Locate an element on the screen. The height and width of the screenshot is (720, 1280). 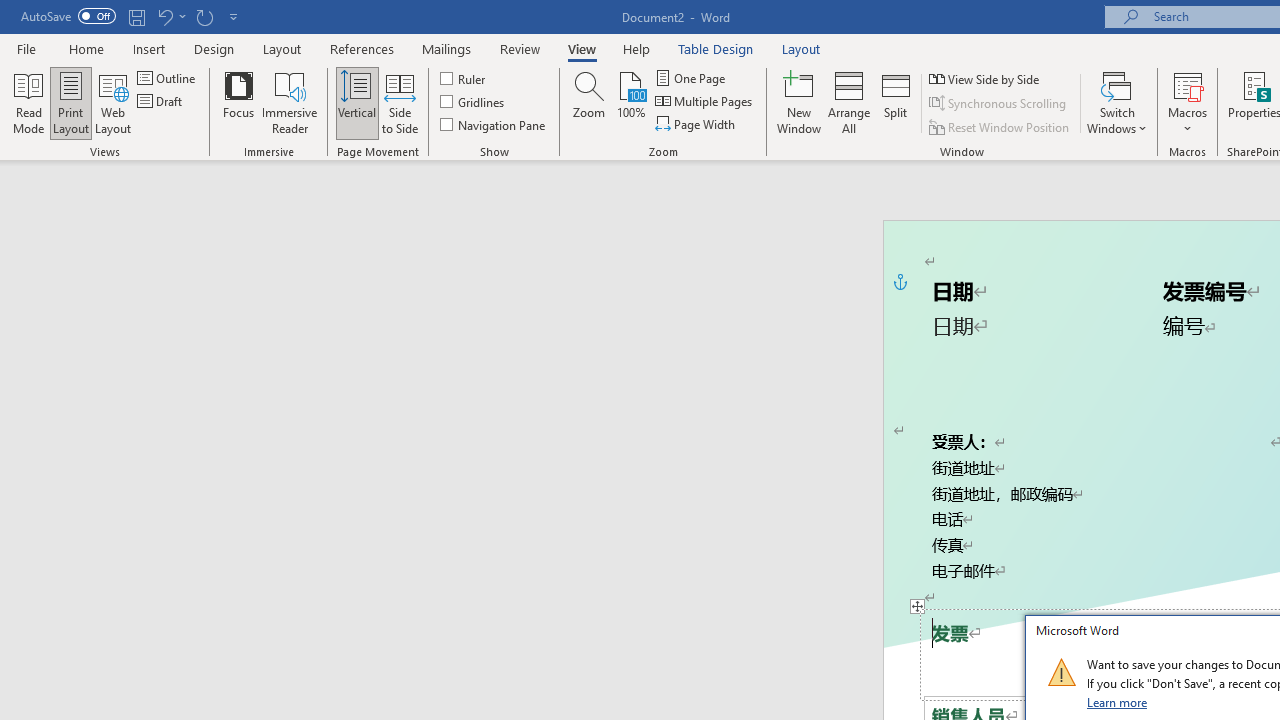
'One Page' is located at coordinates (691, 77).